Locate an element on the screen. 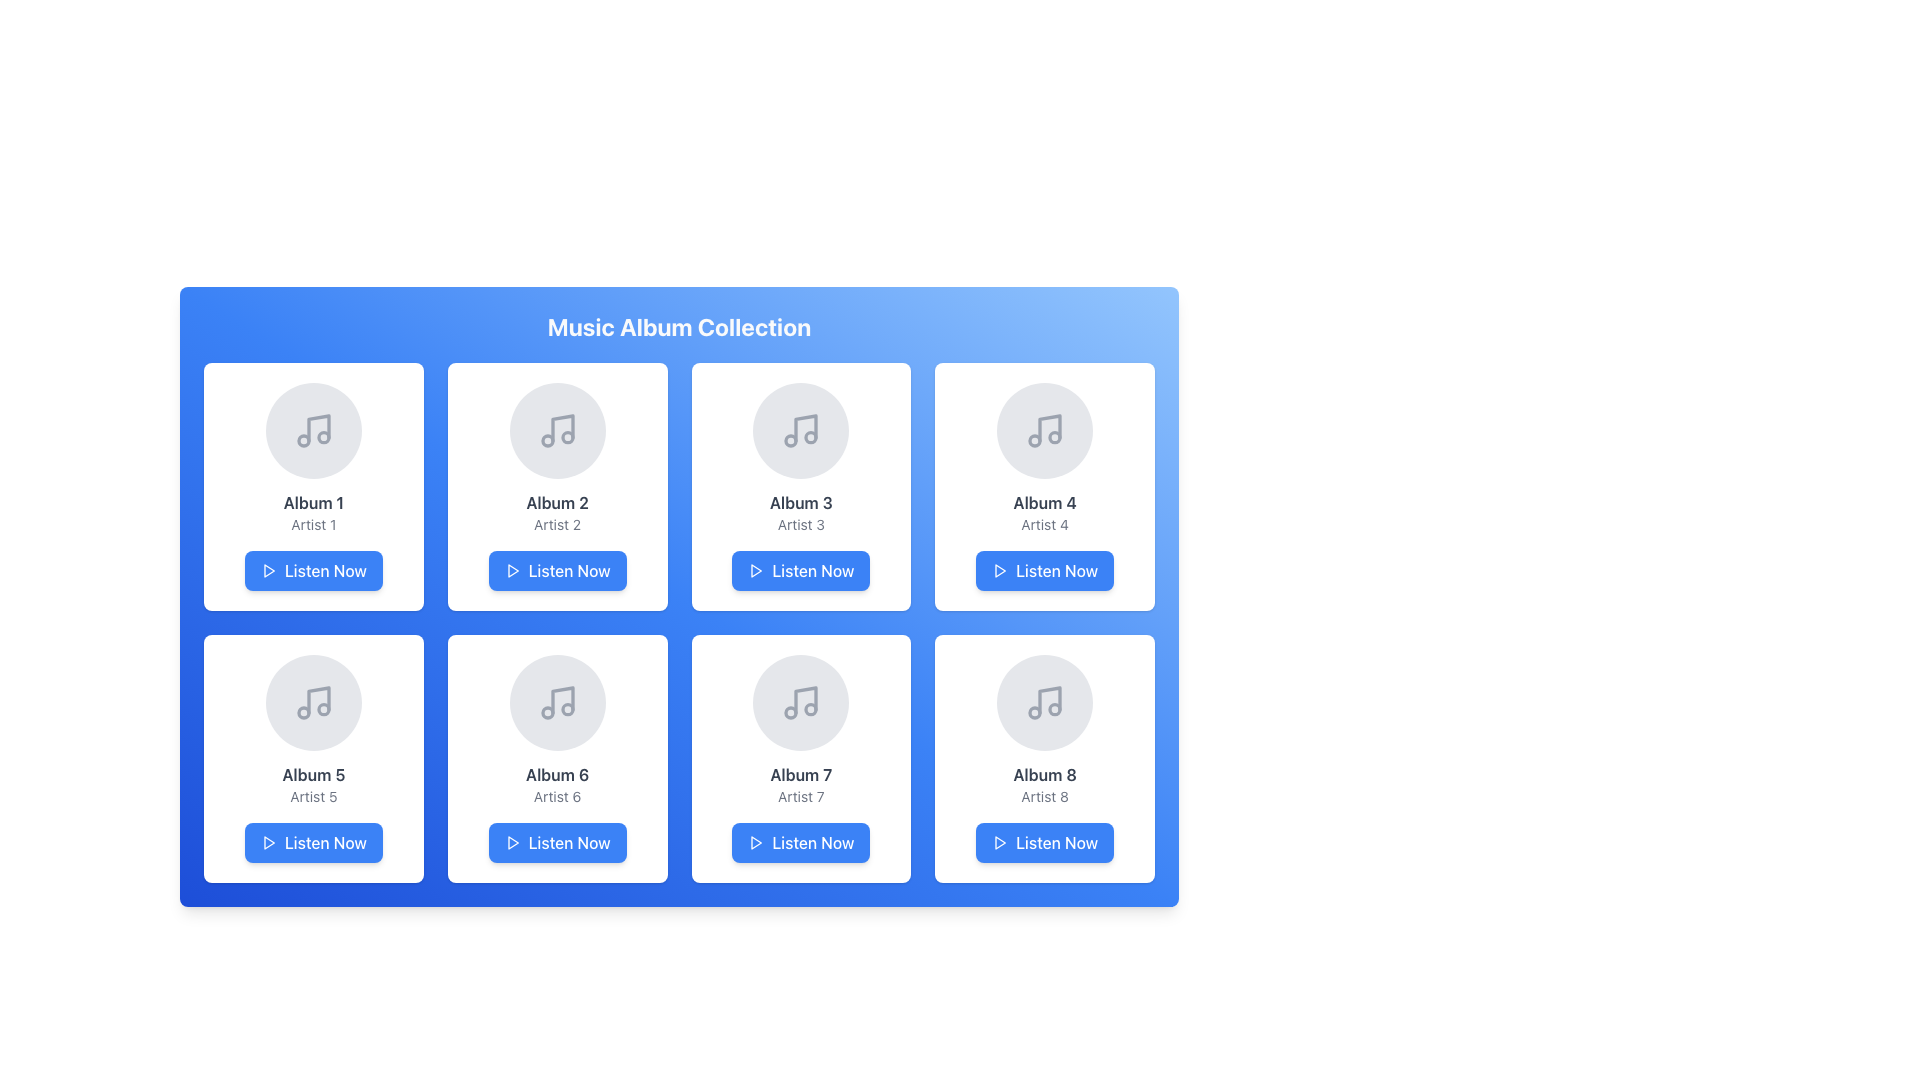 This screenshot has height=1080, width=1920. the text label displaying the album title in the fourth album card of the music album collection grid, which is located below the thumbnail image and above 'Artist 4' is located at coordinates (1044, 501).